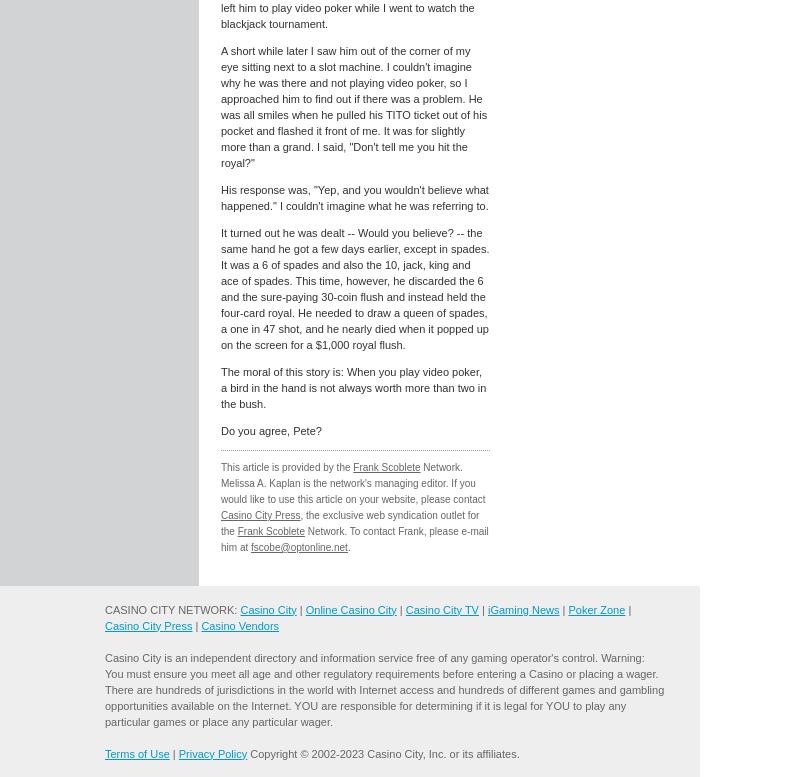 The width and height of the screenshot is (800, 777). I want to click on 'CASINO CITY NETWORK:', so click(171, 609).